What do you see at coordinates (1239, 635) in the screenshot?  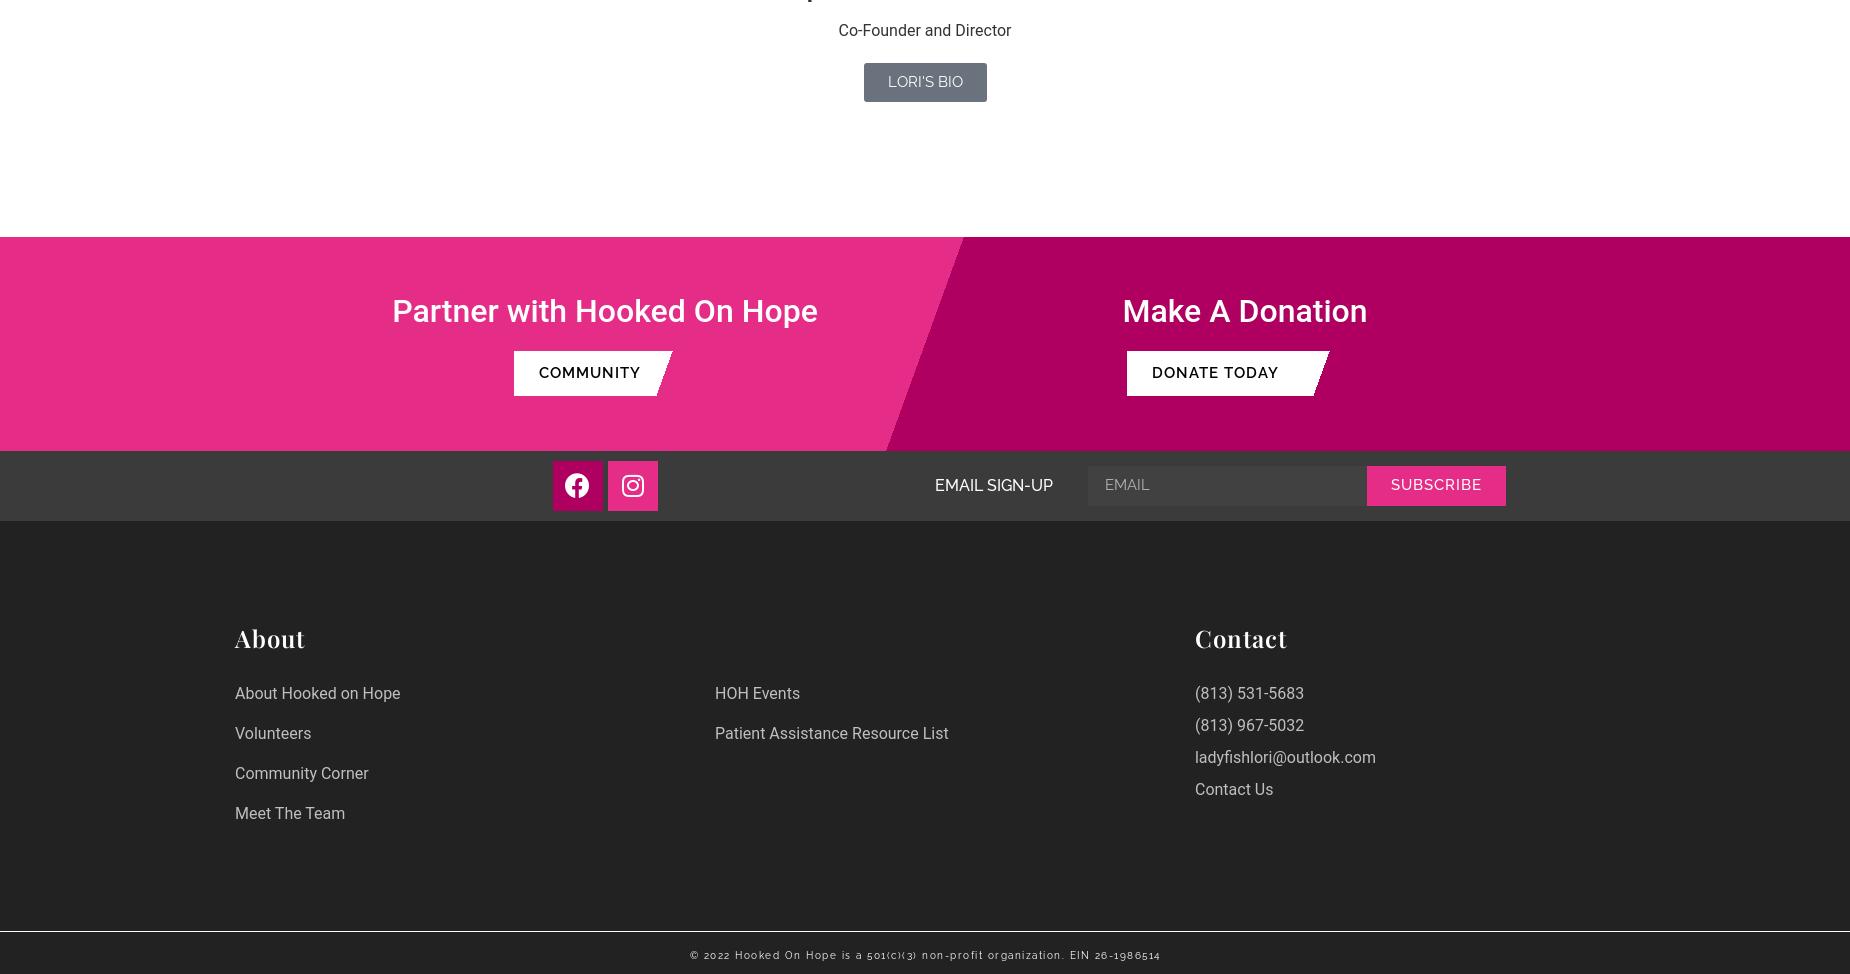 I see `'Contact'` at bounding box center [1239, 635].